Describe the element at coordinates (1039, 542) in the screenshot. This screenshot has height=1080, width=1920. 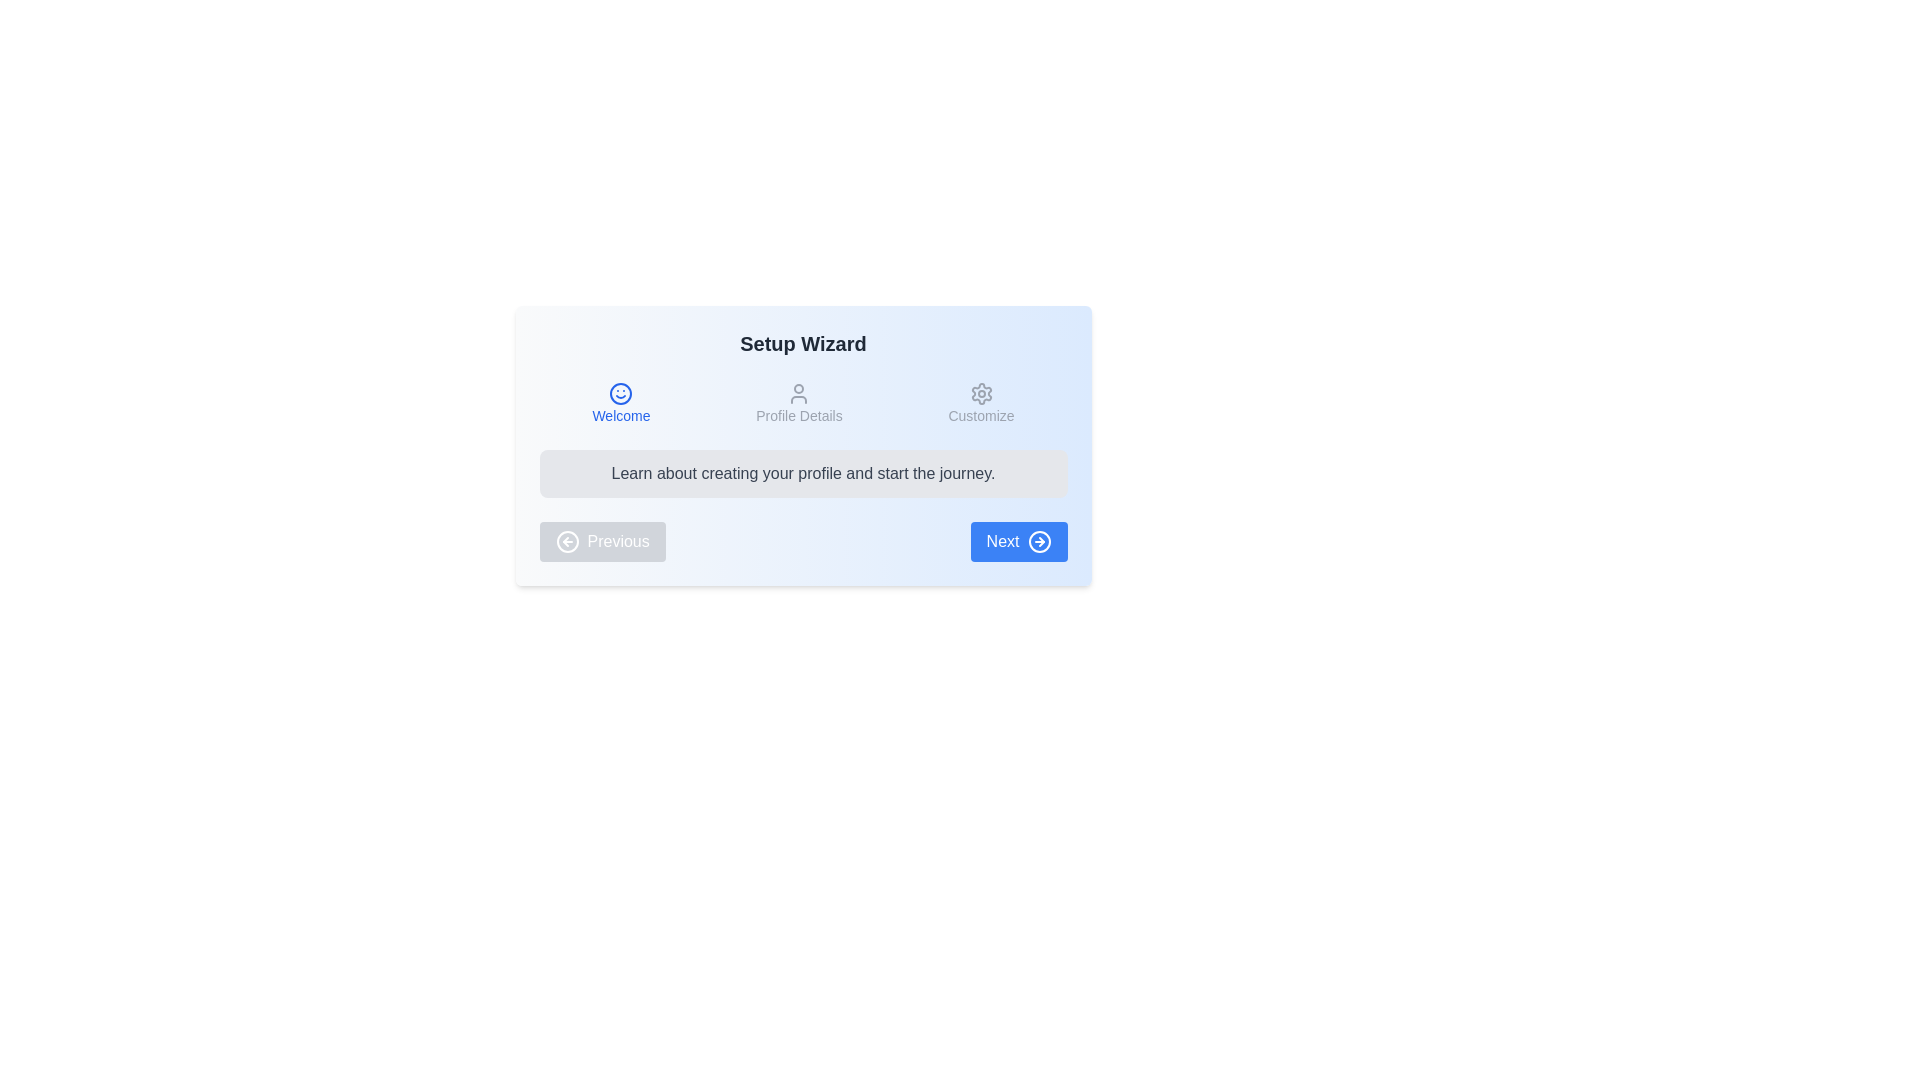
I see `the visual representation of the circular arrow icon within the 'Next' button located at the bottom-right corner of the wizard interface` at that location.